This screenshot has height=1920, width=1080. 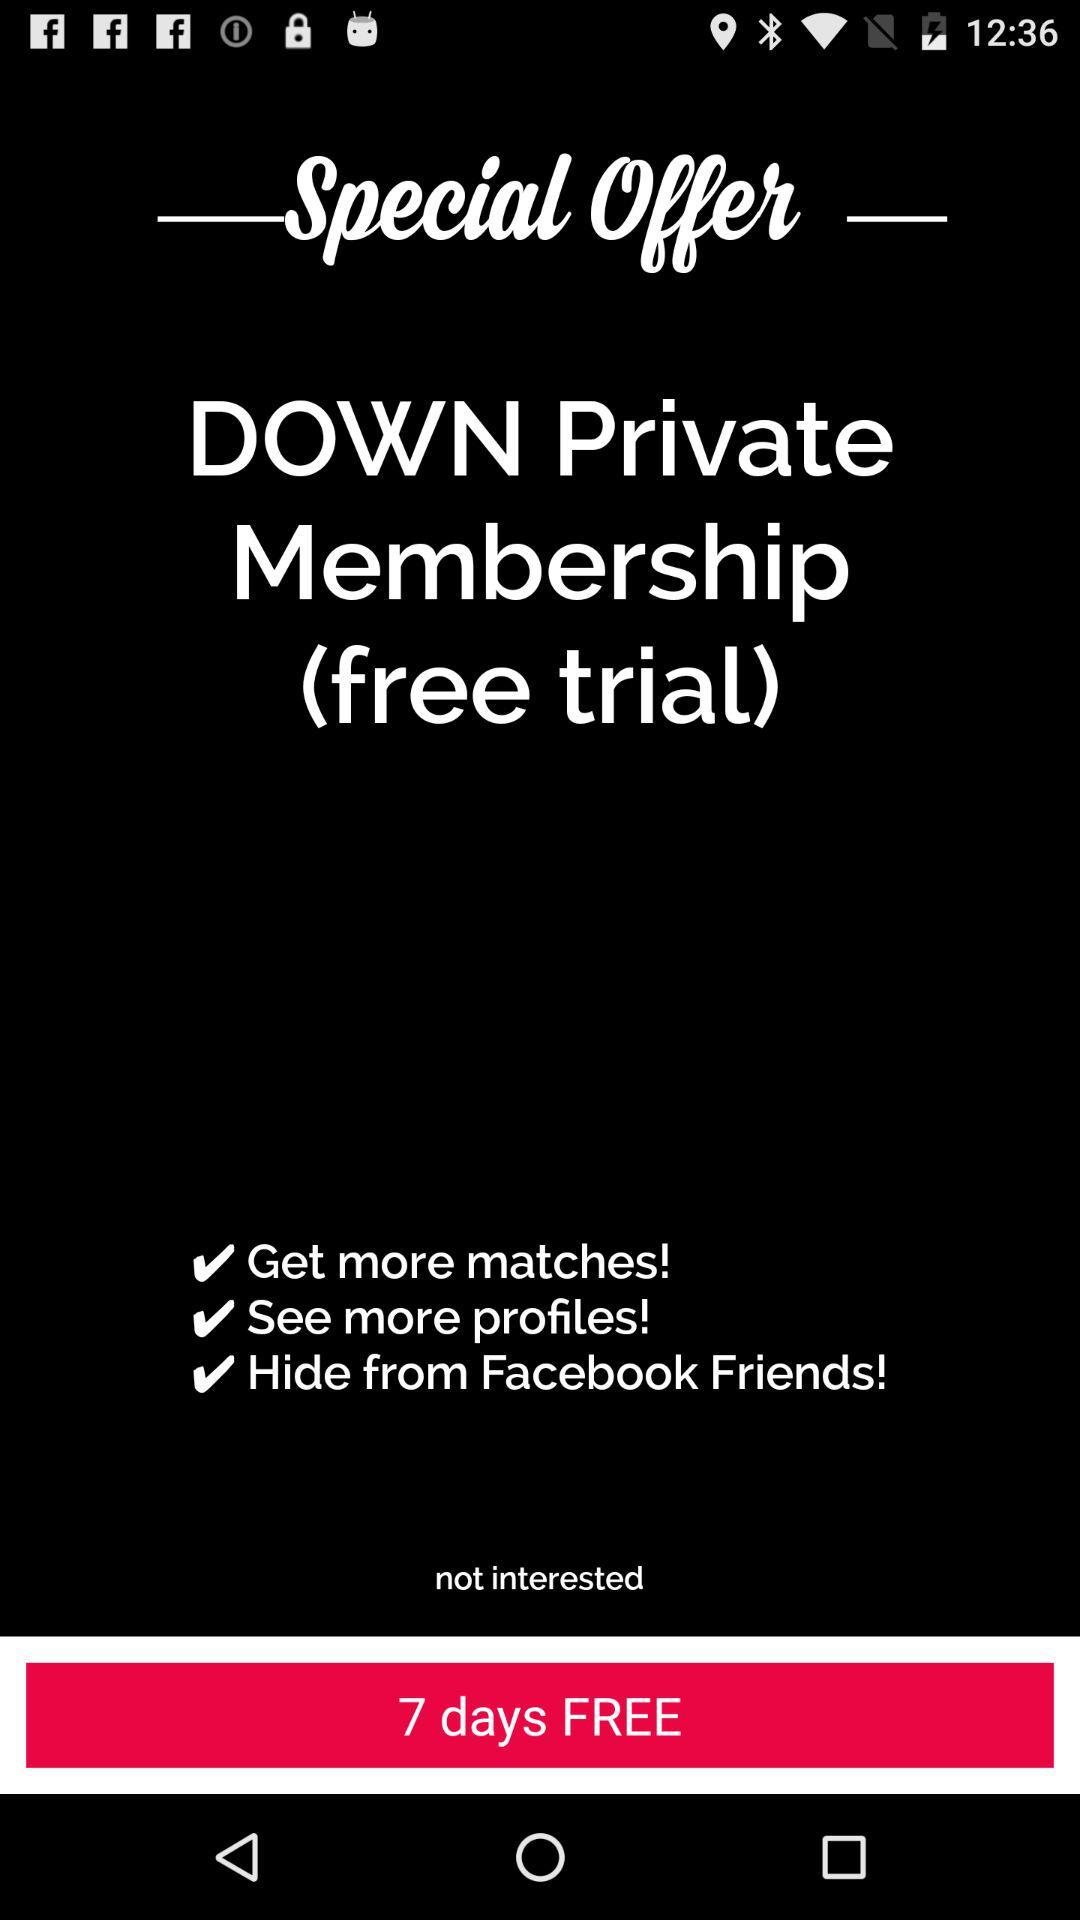 I want to click on icon below get more matches, so click(x=538, y=1577).